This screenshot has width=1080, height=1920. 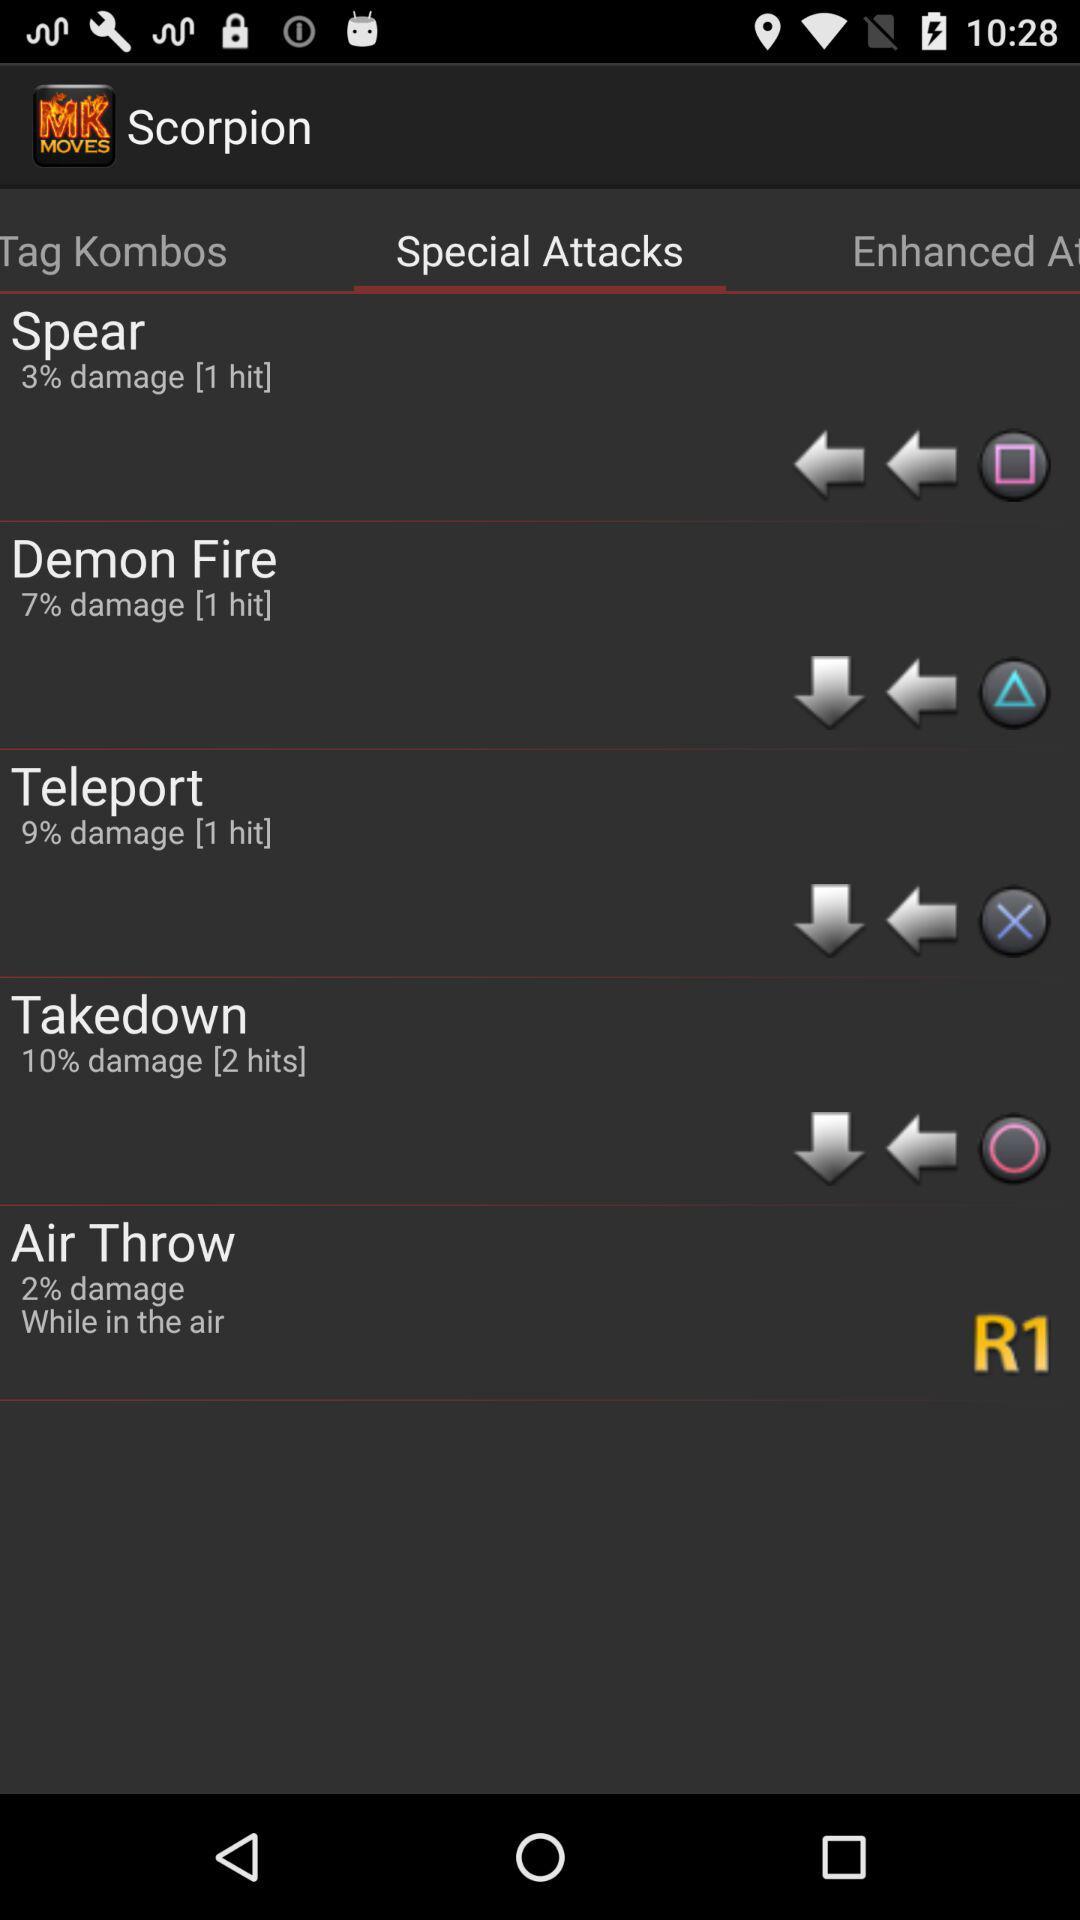 I want to click on the teleport item, so click(x=107, y=783).